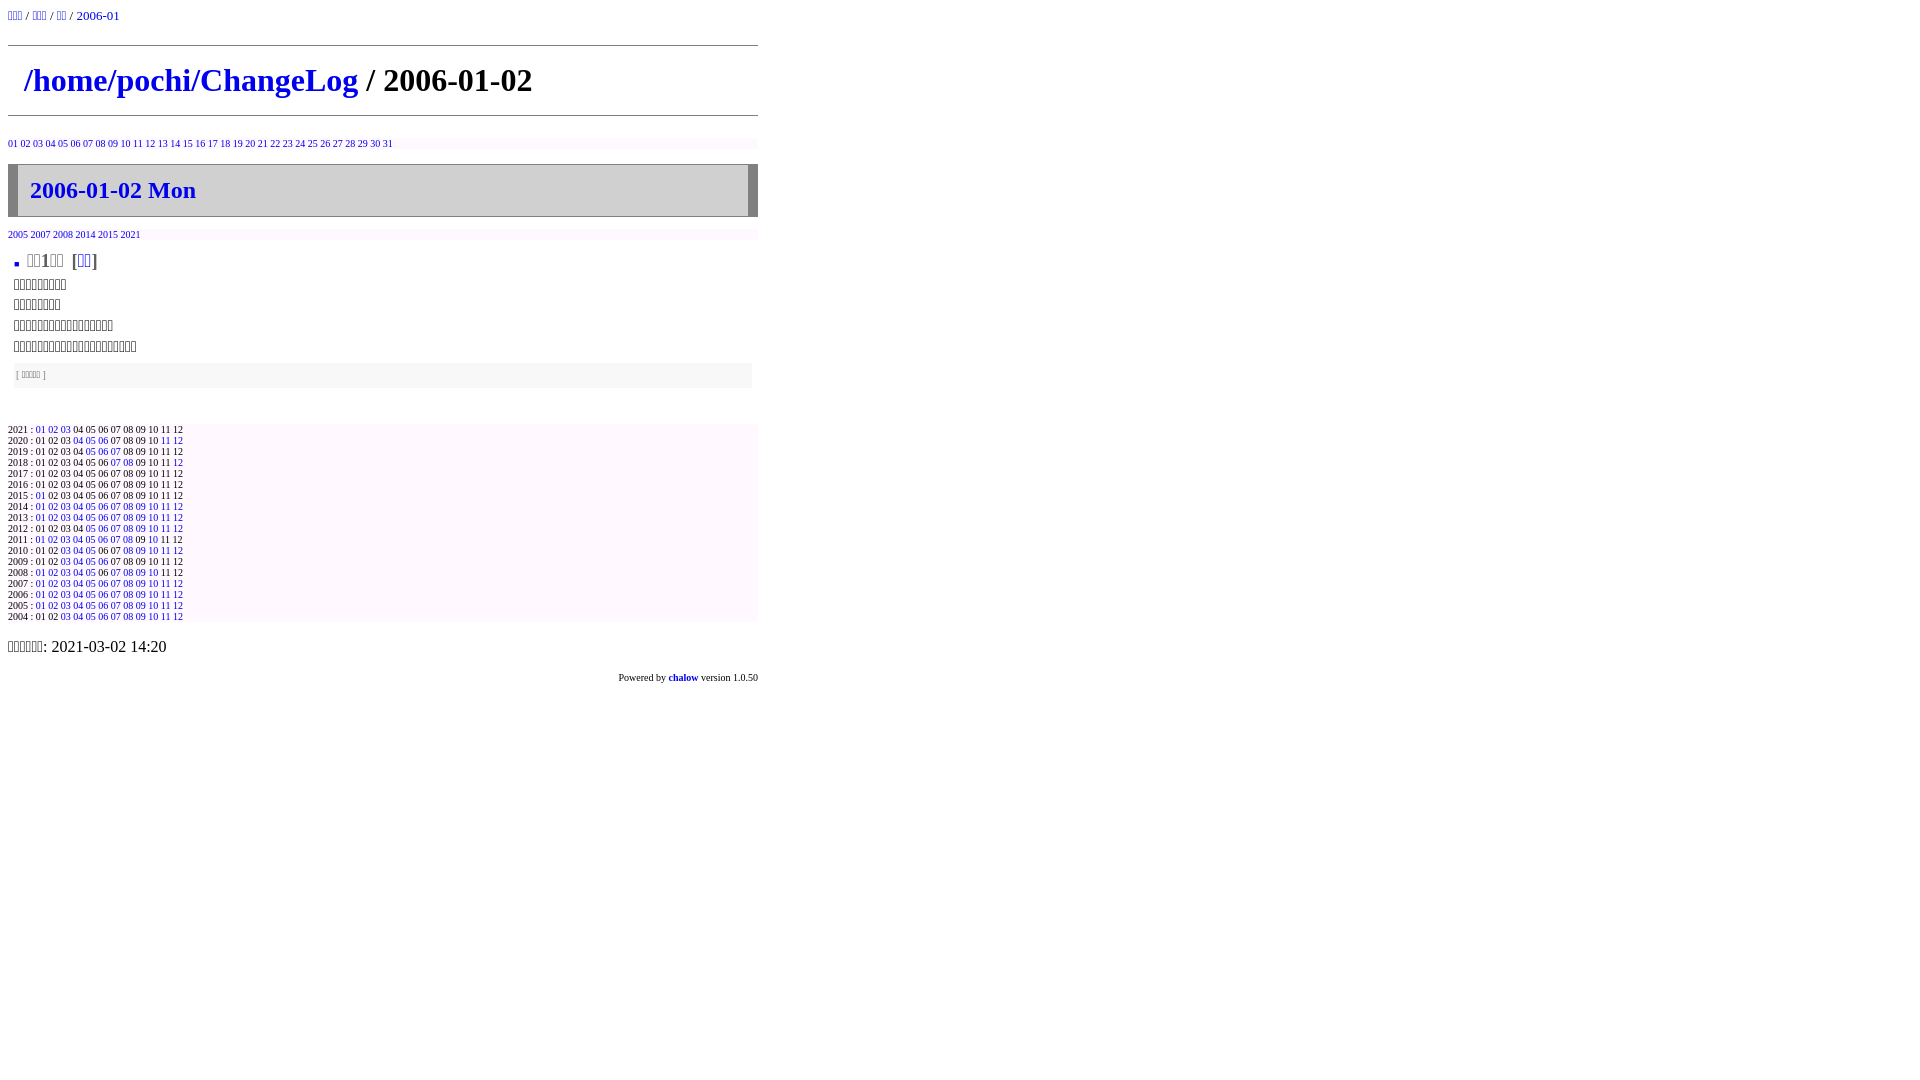  What do you see at coordinates (152, 572) in the screenshot?
I see `'10'` at bounding box center [152, 572].